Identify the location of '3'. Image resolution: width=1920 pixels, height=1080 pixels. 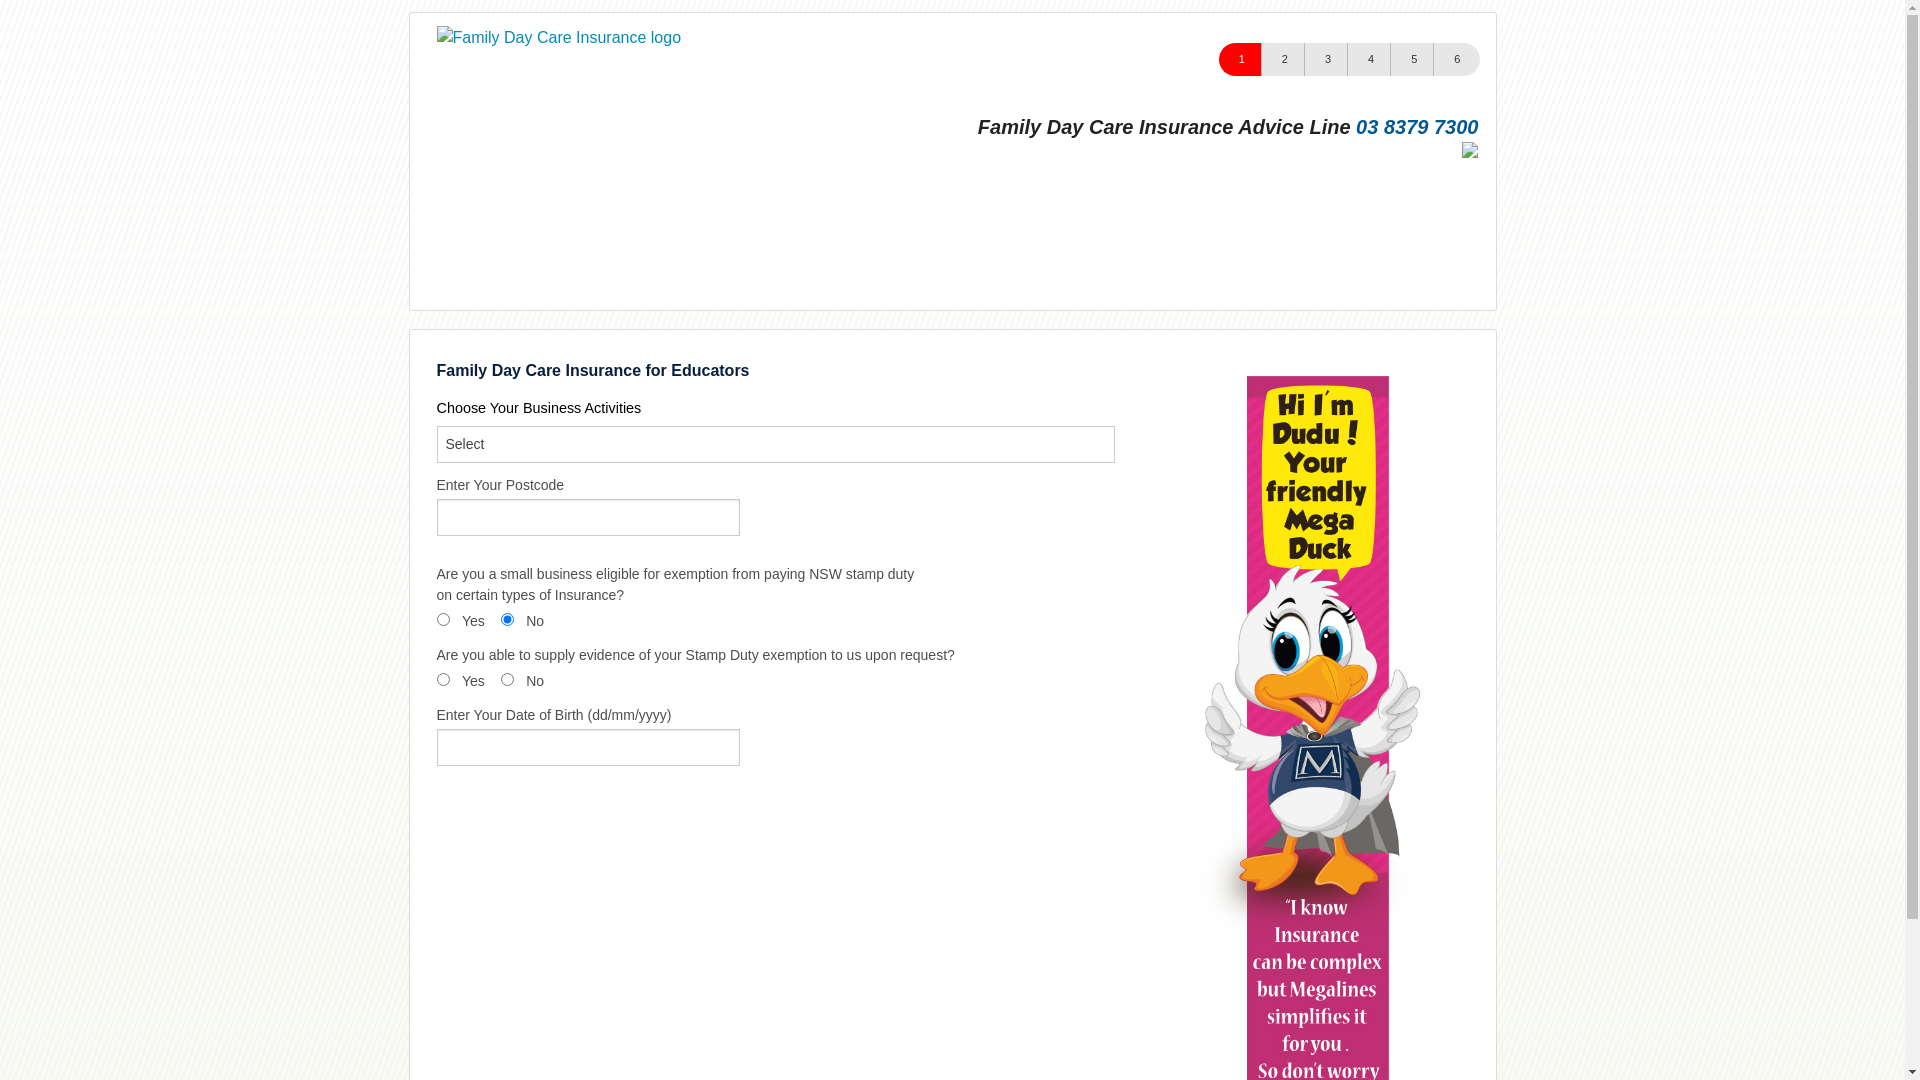
(1304, 58).